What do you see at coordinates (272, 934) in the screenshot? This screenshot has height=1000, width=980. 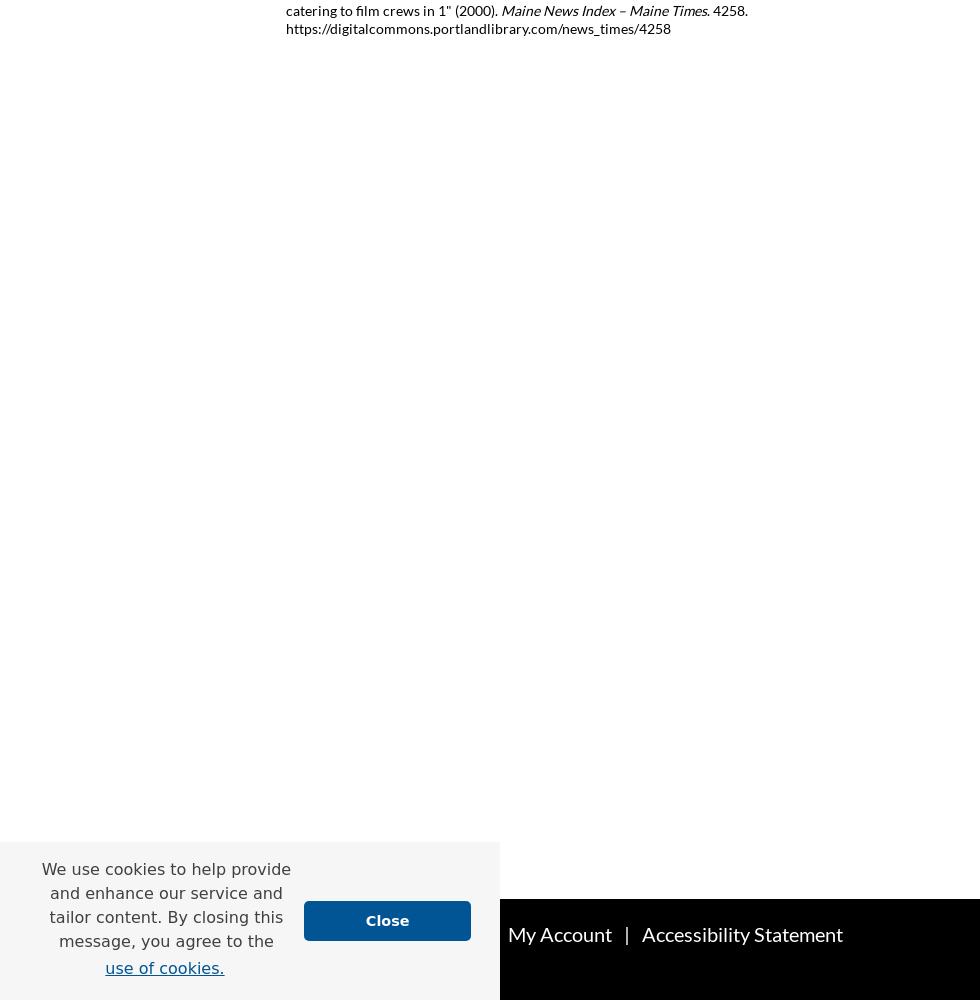 I see `'Home'` at bounding box center [272, 934].